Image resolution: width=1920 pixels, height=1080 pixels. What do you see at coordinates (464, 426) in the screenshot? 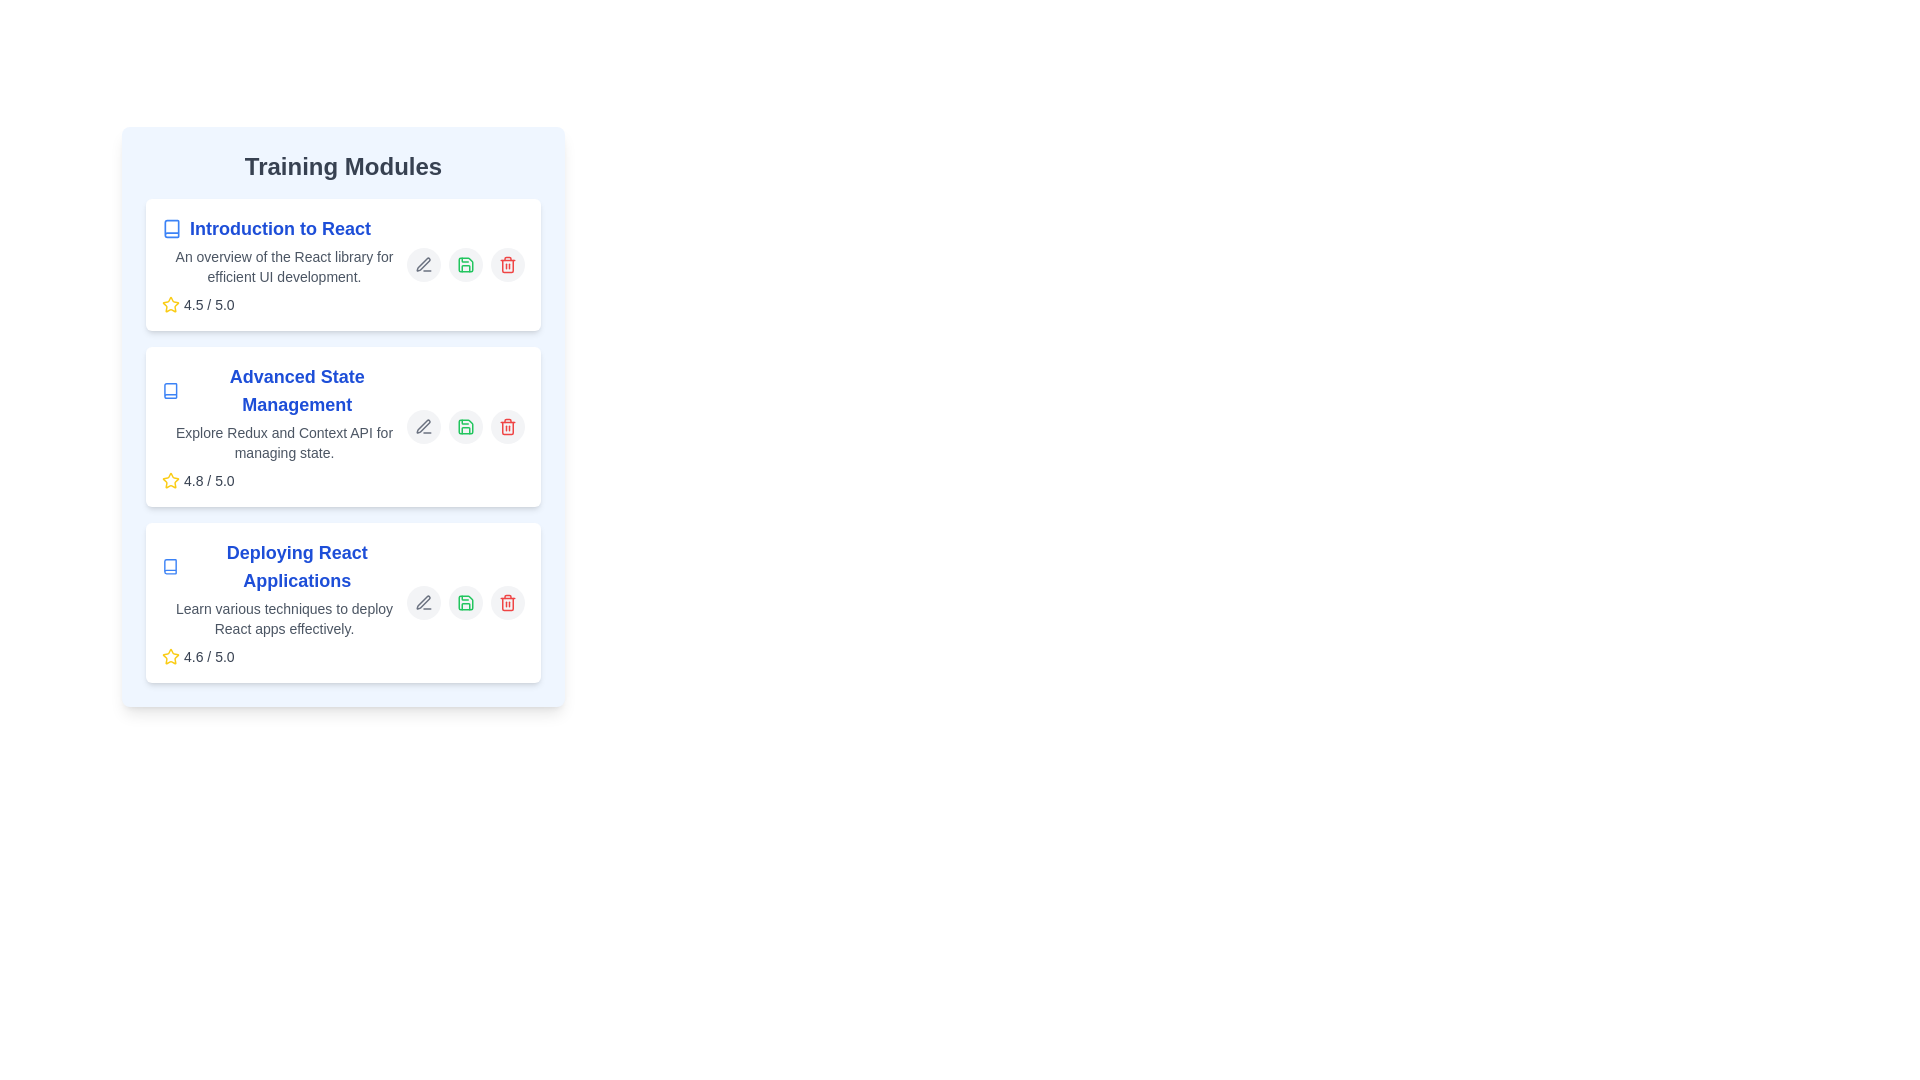
I see `the green save icon located beside the list item labeled 'Advanced State Management'` at bounding box center [464, 426].